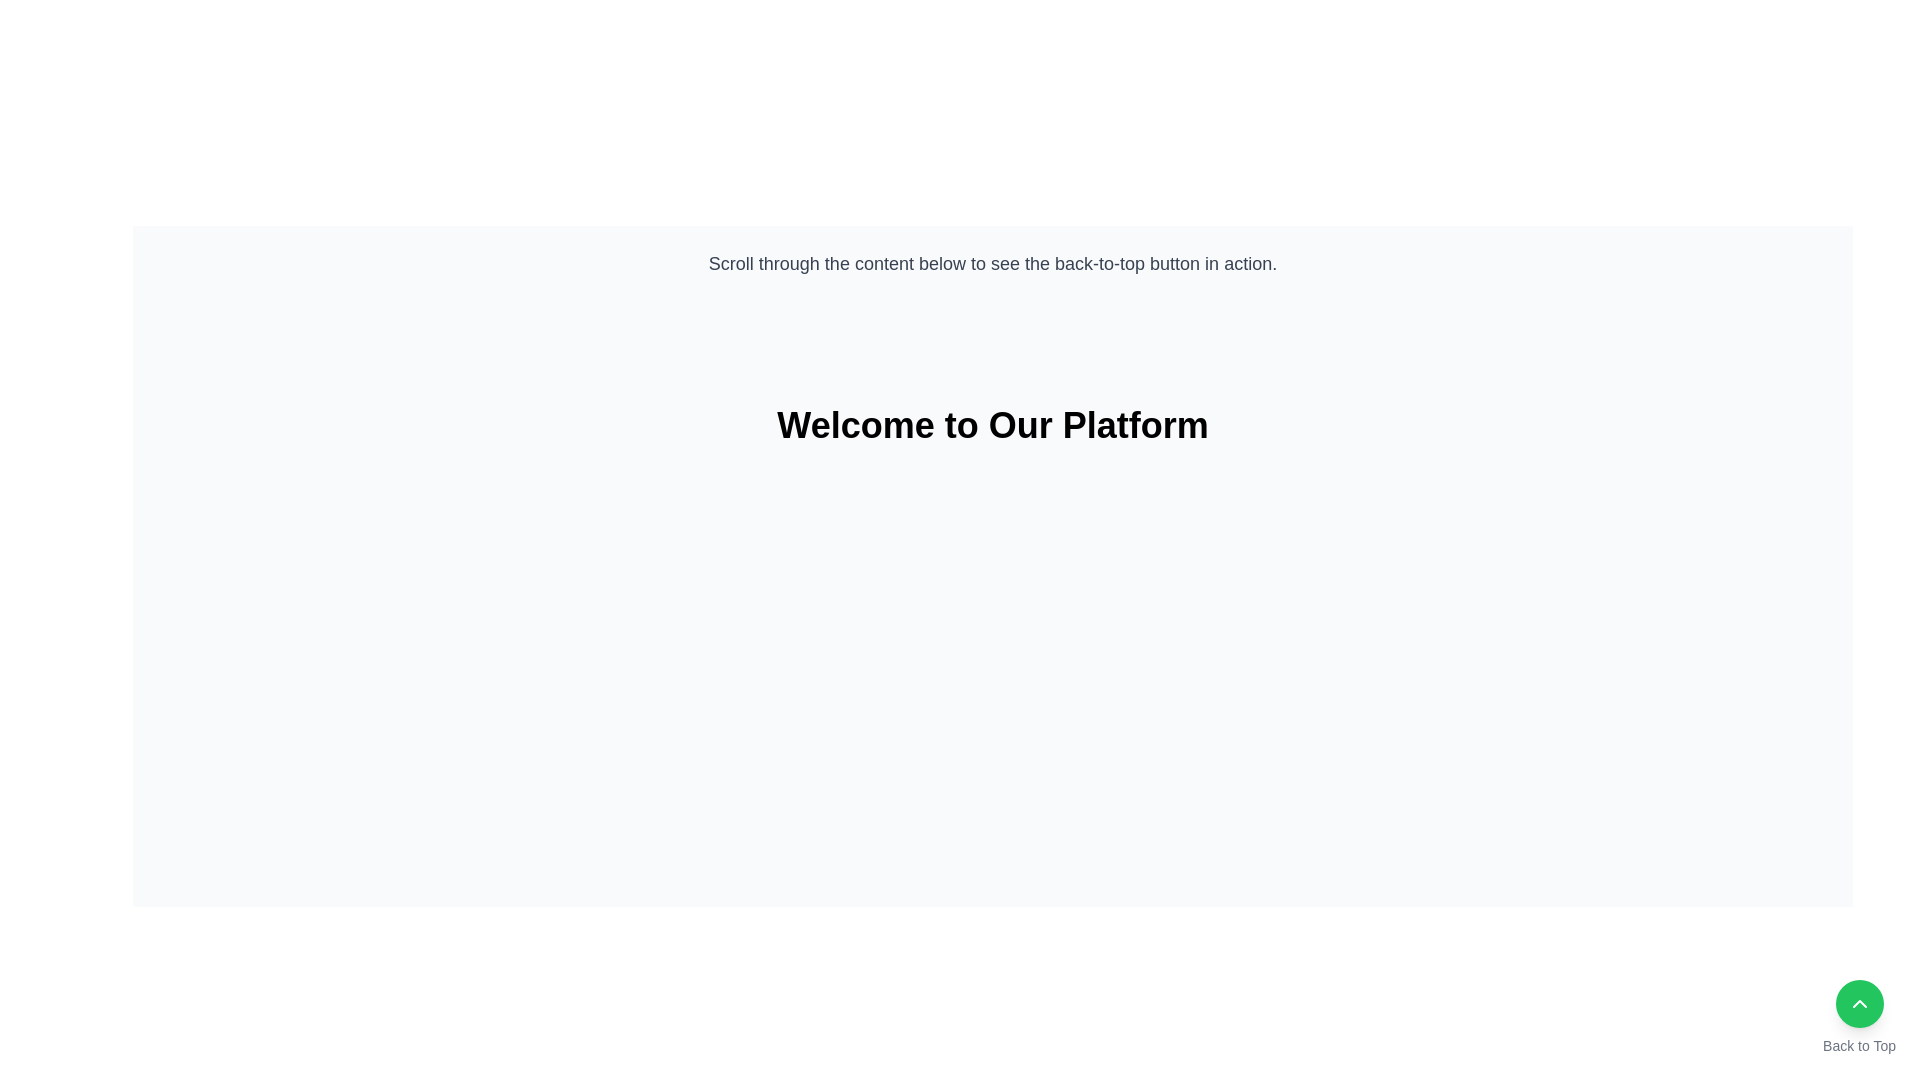  I want to click on instructional text paragraph that provides information on how to interact with the page to see the 'back-to-top' button feature, positioned above the 'Welcome to Our Platform' header, so click(993, 262).